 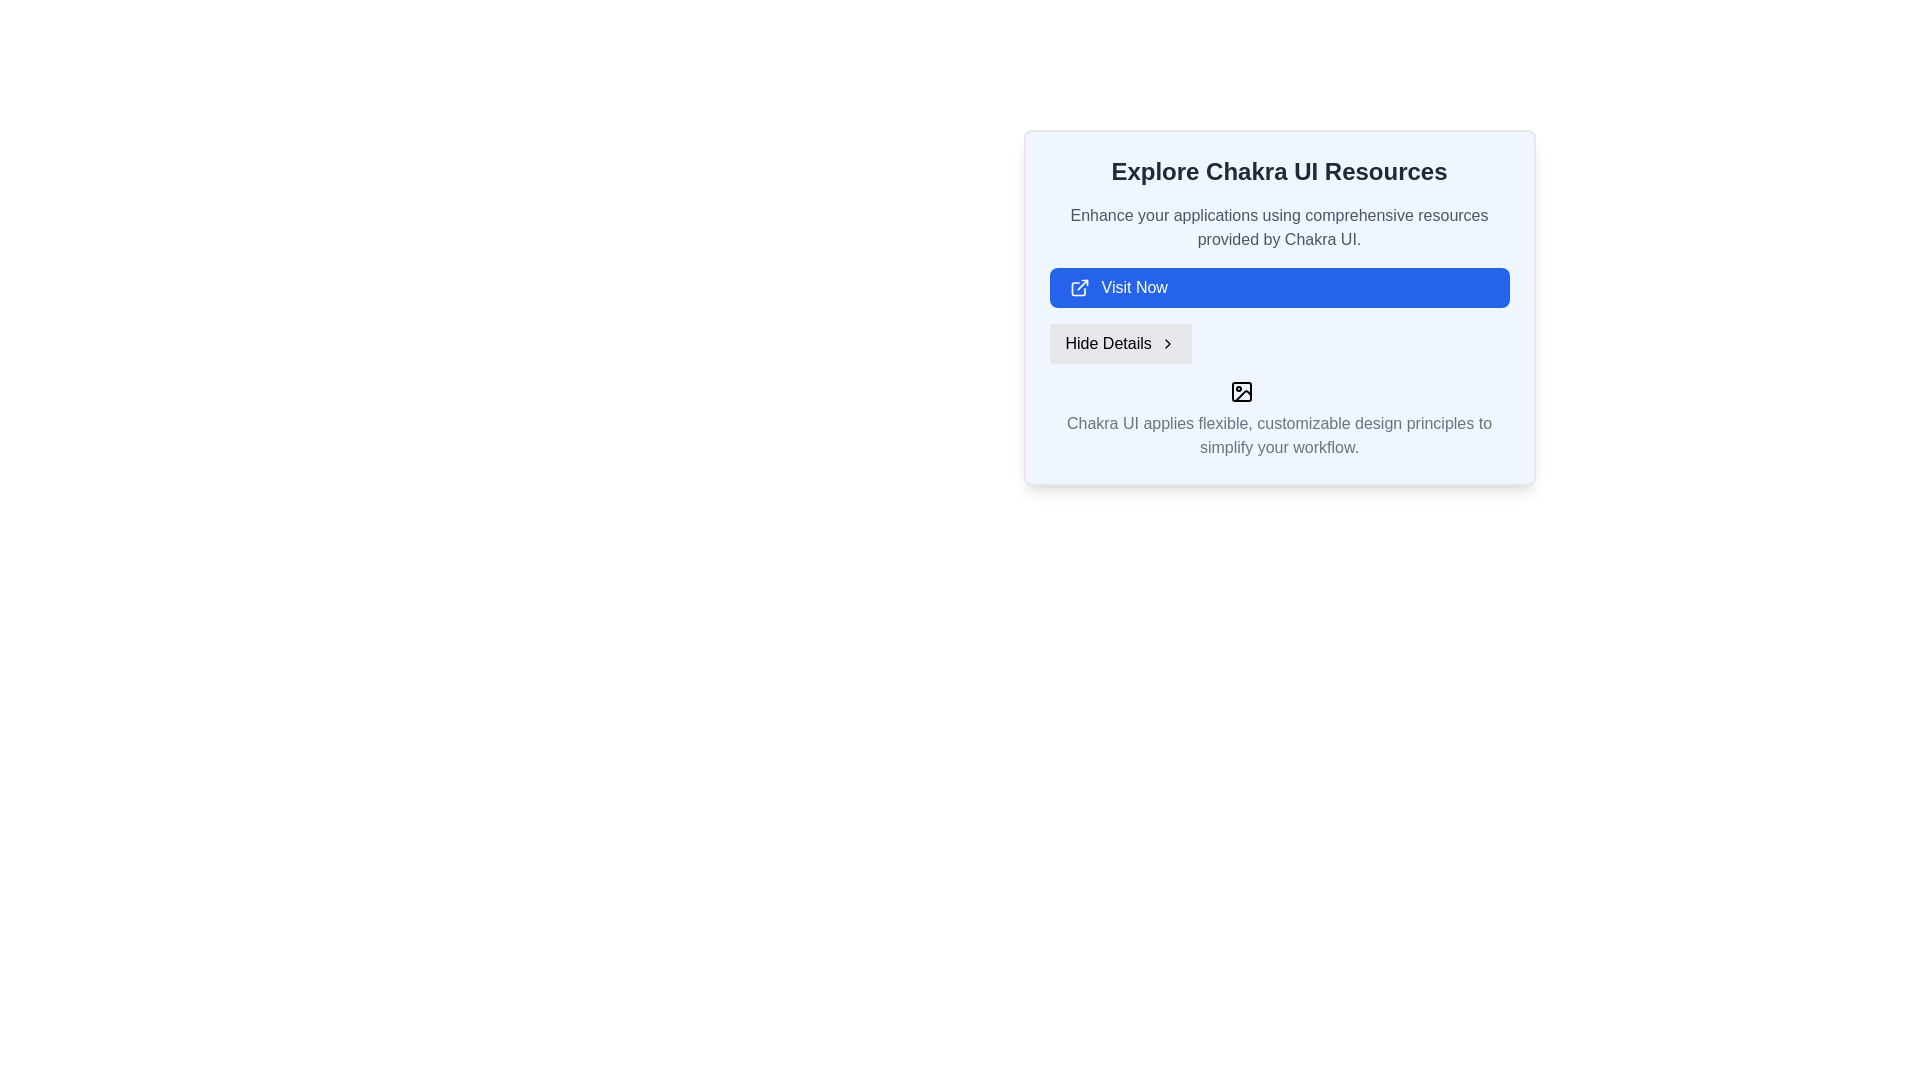 What do you see at coordinates (1078, 288) in the screenshot?
I see `the icon located to the left of the 'Visit Now' text inside the button` at bounding box center [1078, 288].